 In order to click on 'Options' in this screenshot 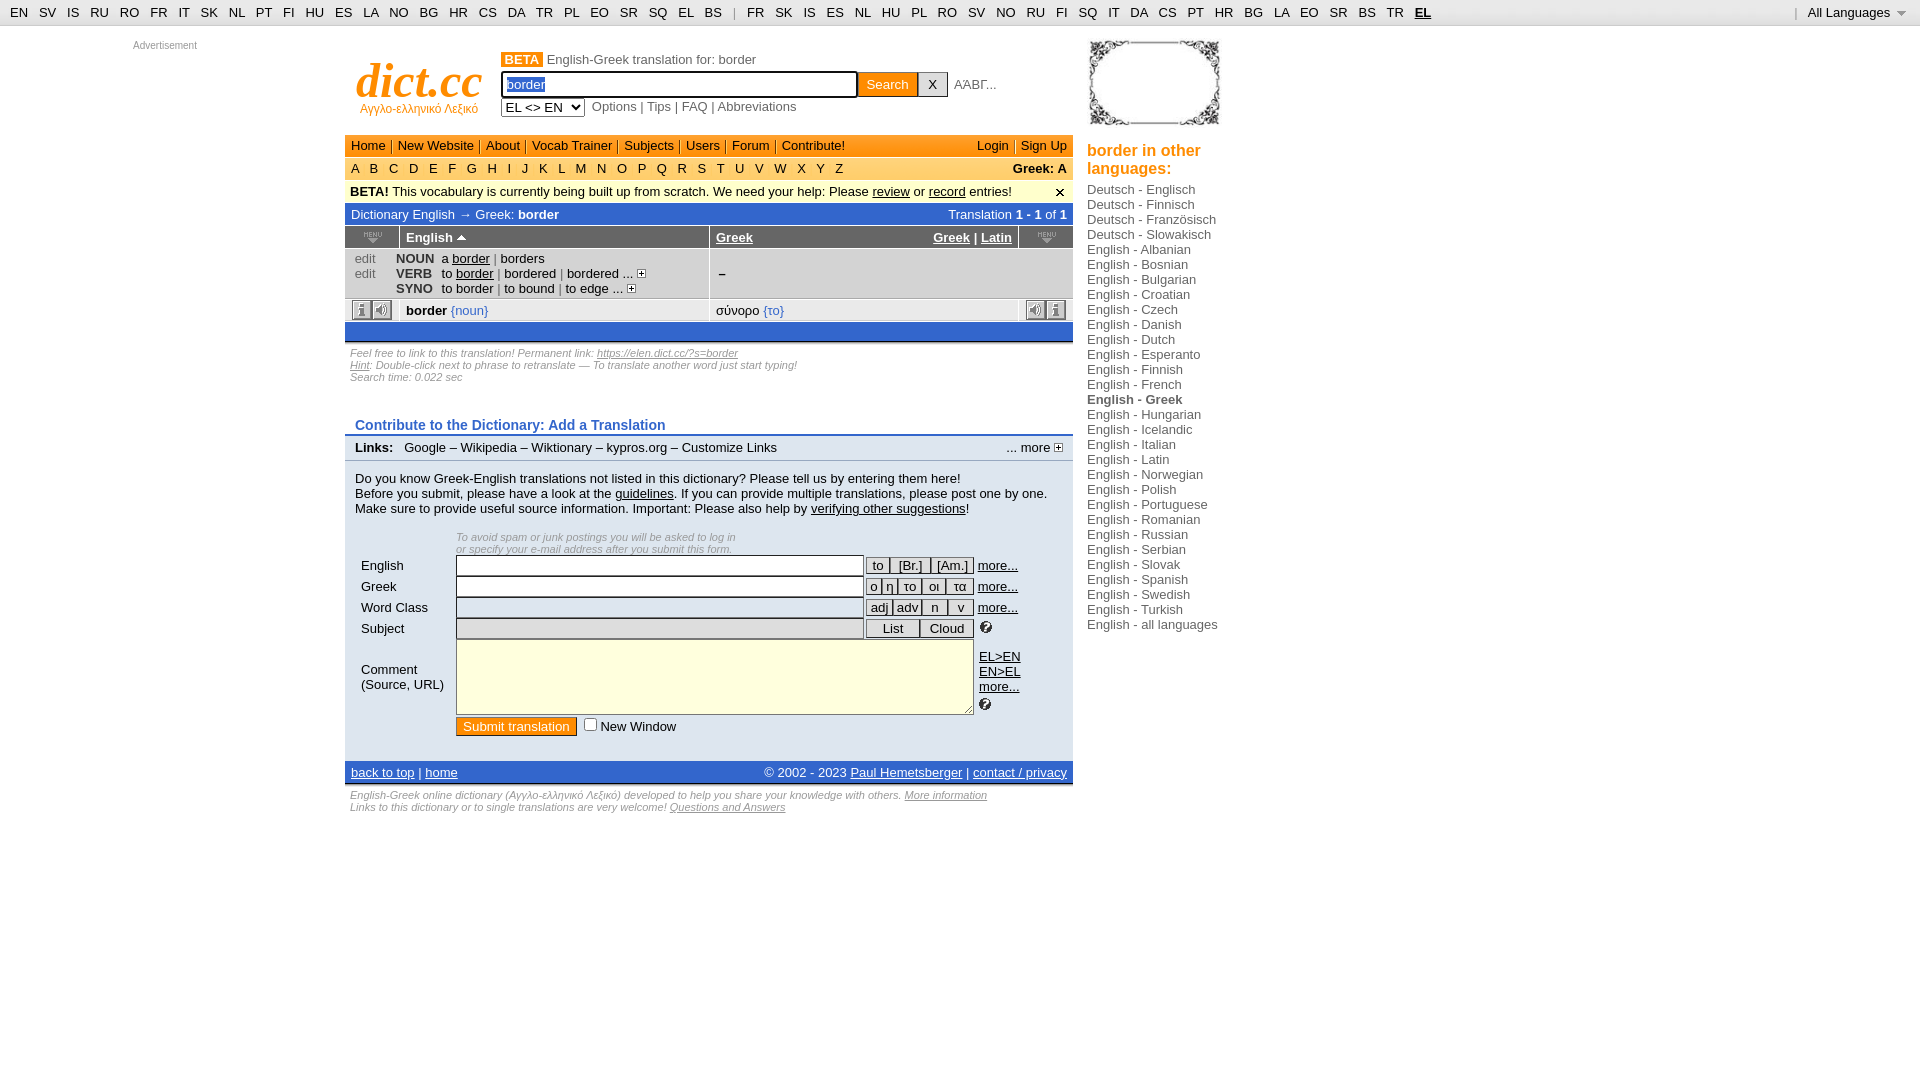, I will do `click(613, 106)`.